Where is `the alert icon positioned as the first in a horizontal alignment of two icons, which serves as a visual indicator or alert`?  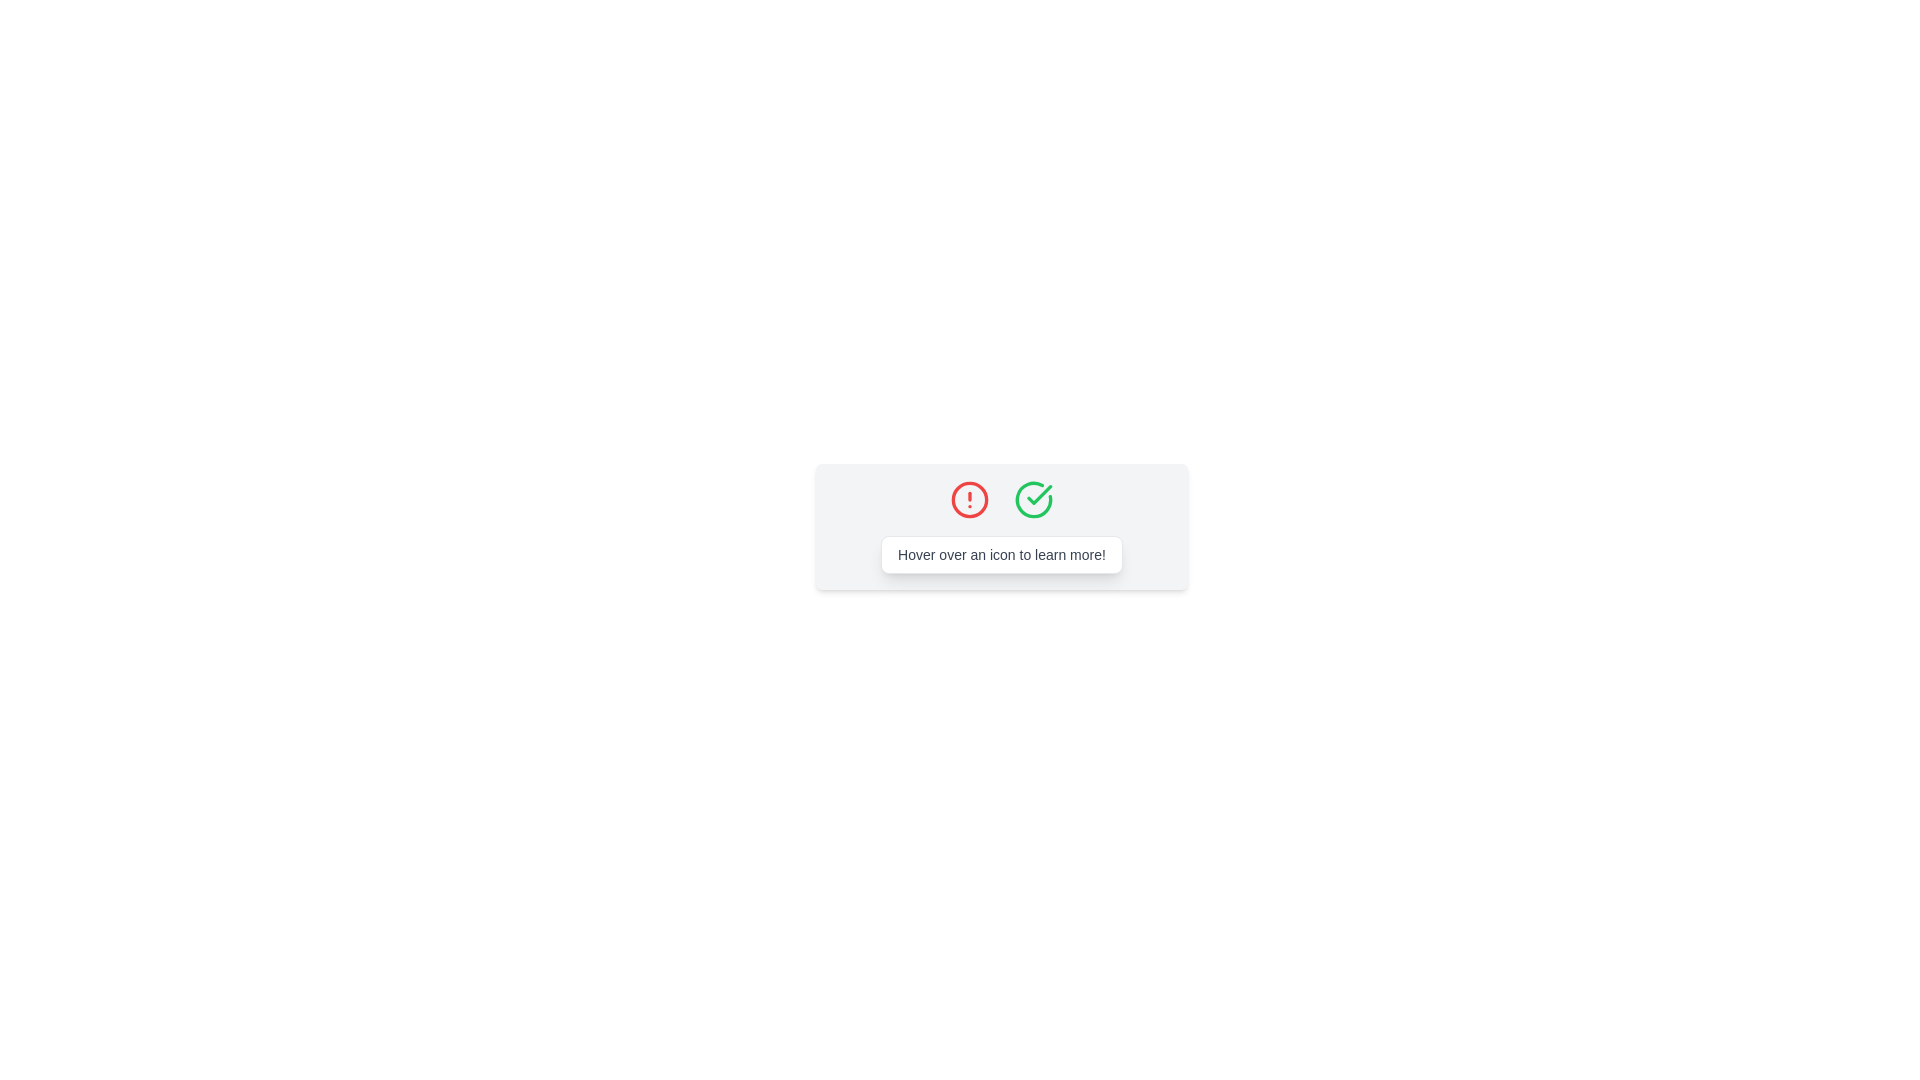 the alert icon positioned as the first in a horizontal alignment of two icons, which serves as a visual indicator or alert is located at coordinates (969, 499).